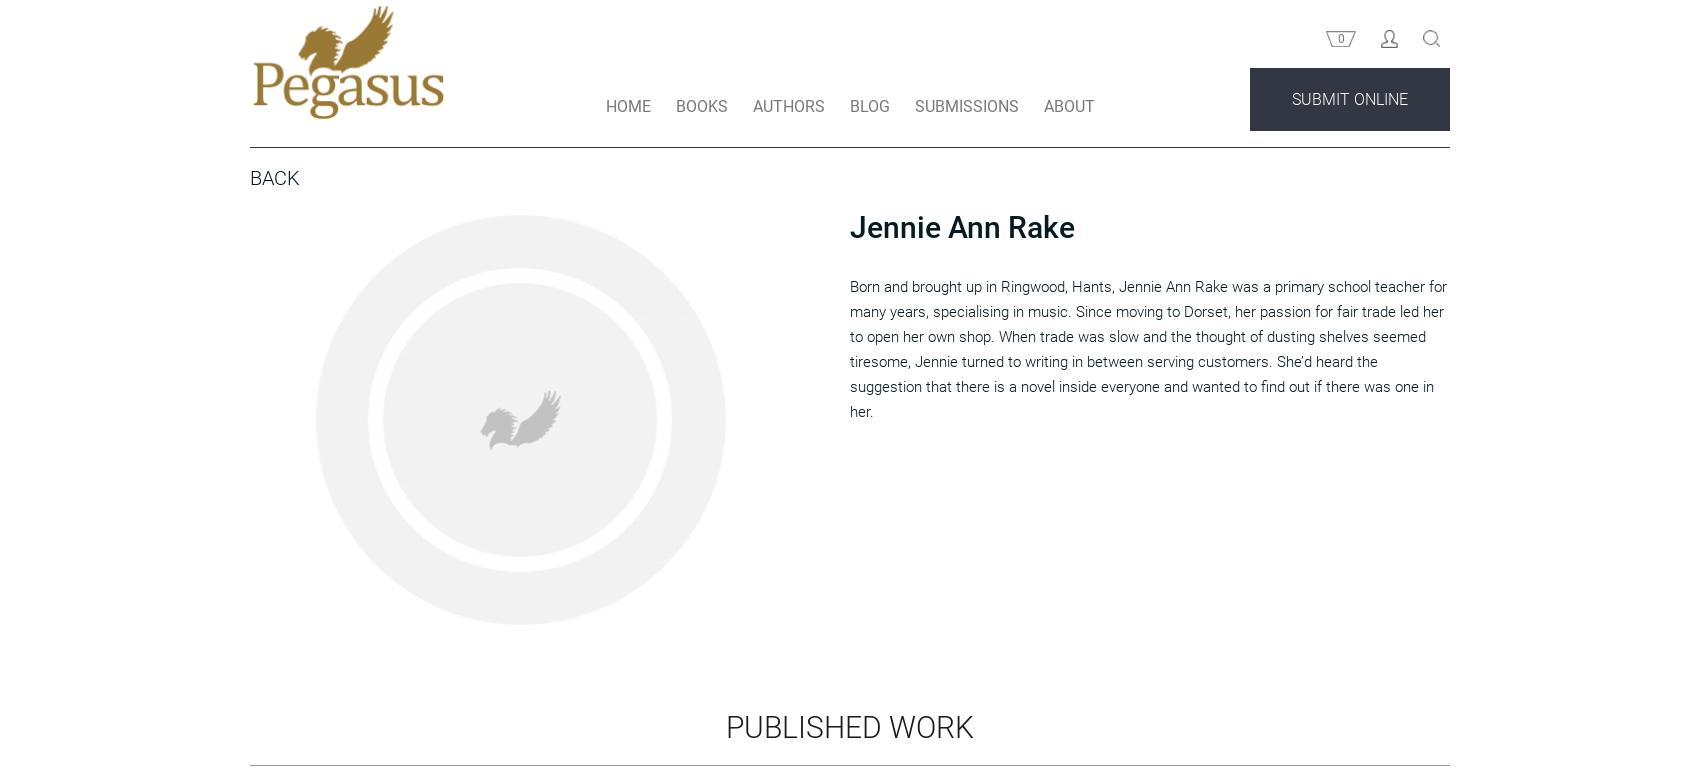 This screenshot has height=775, width=1700. What do you see at coordinates (964, 143) in the screenshot?
I see `'SUBMISSIONS'` at bounding box center [964, 143].